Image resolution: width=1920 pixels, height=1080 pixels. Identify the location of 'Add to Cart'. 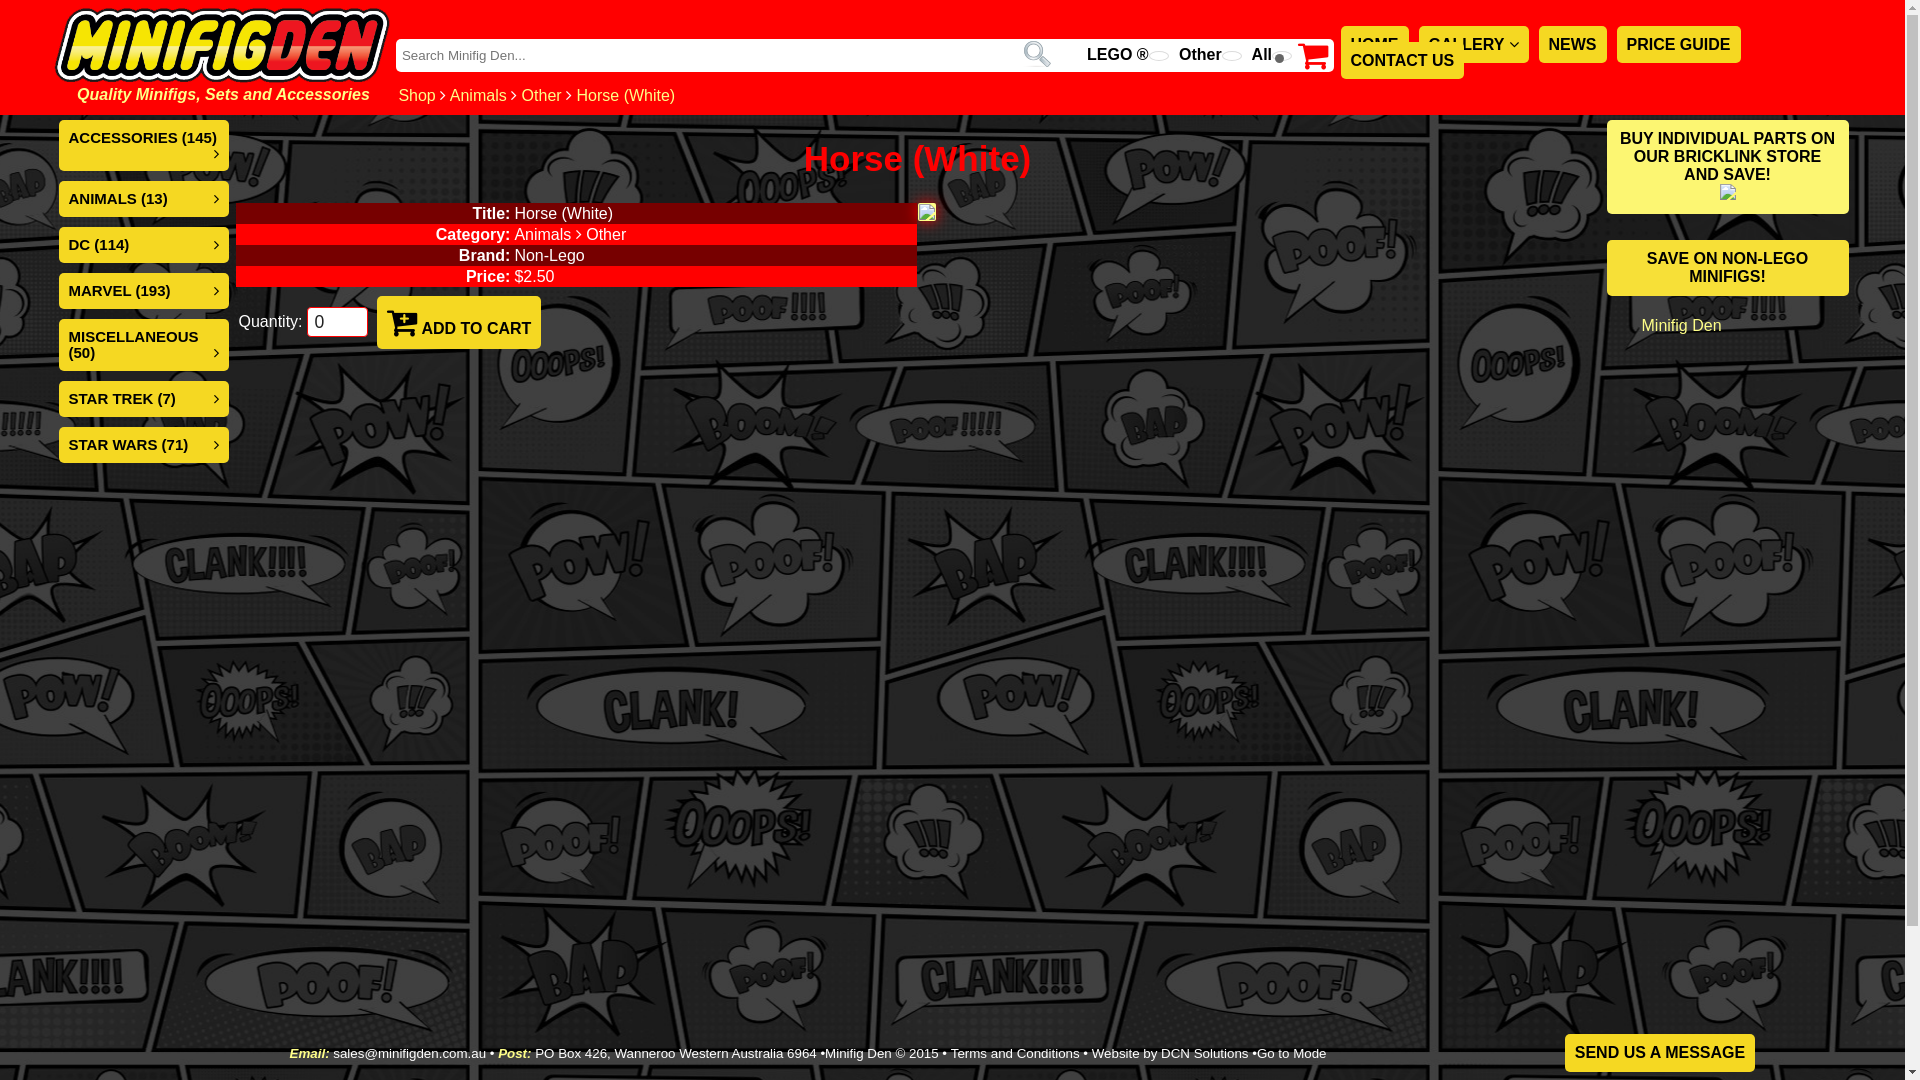
(401, 321).